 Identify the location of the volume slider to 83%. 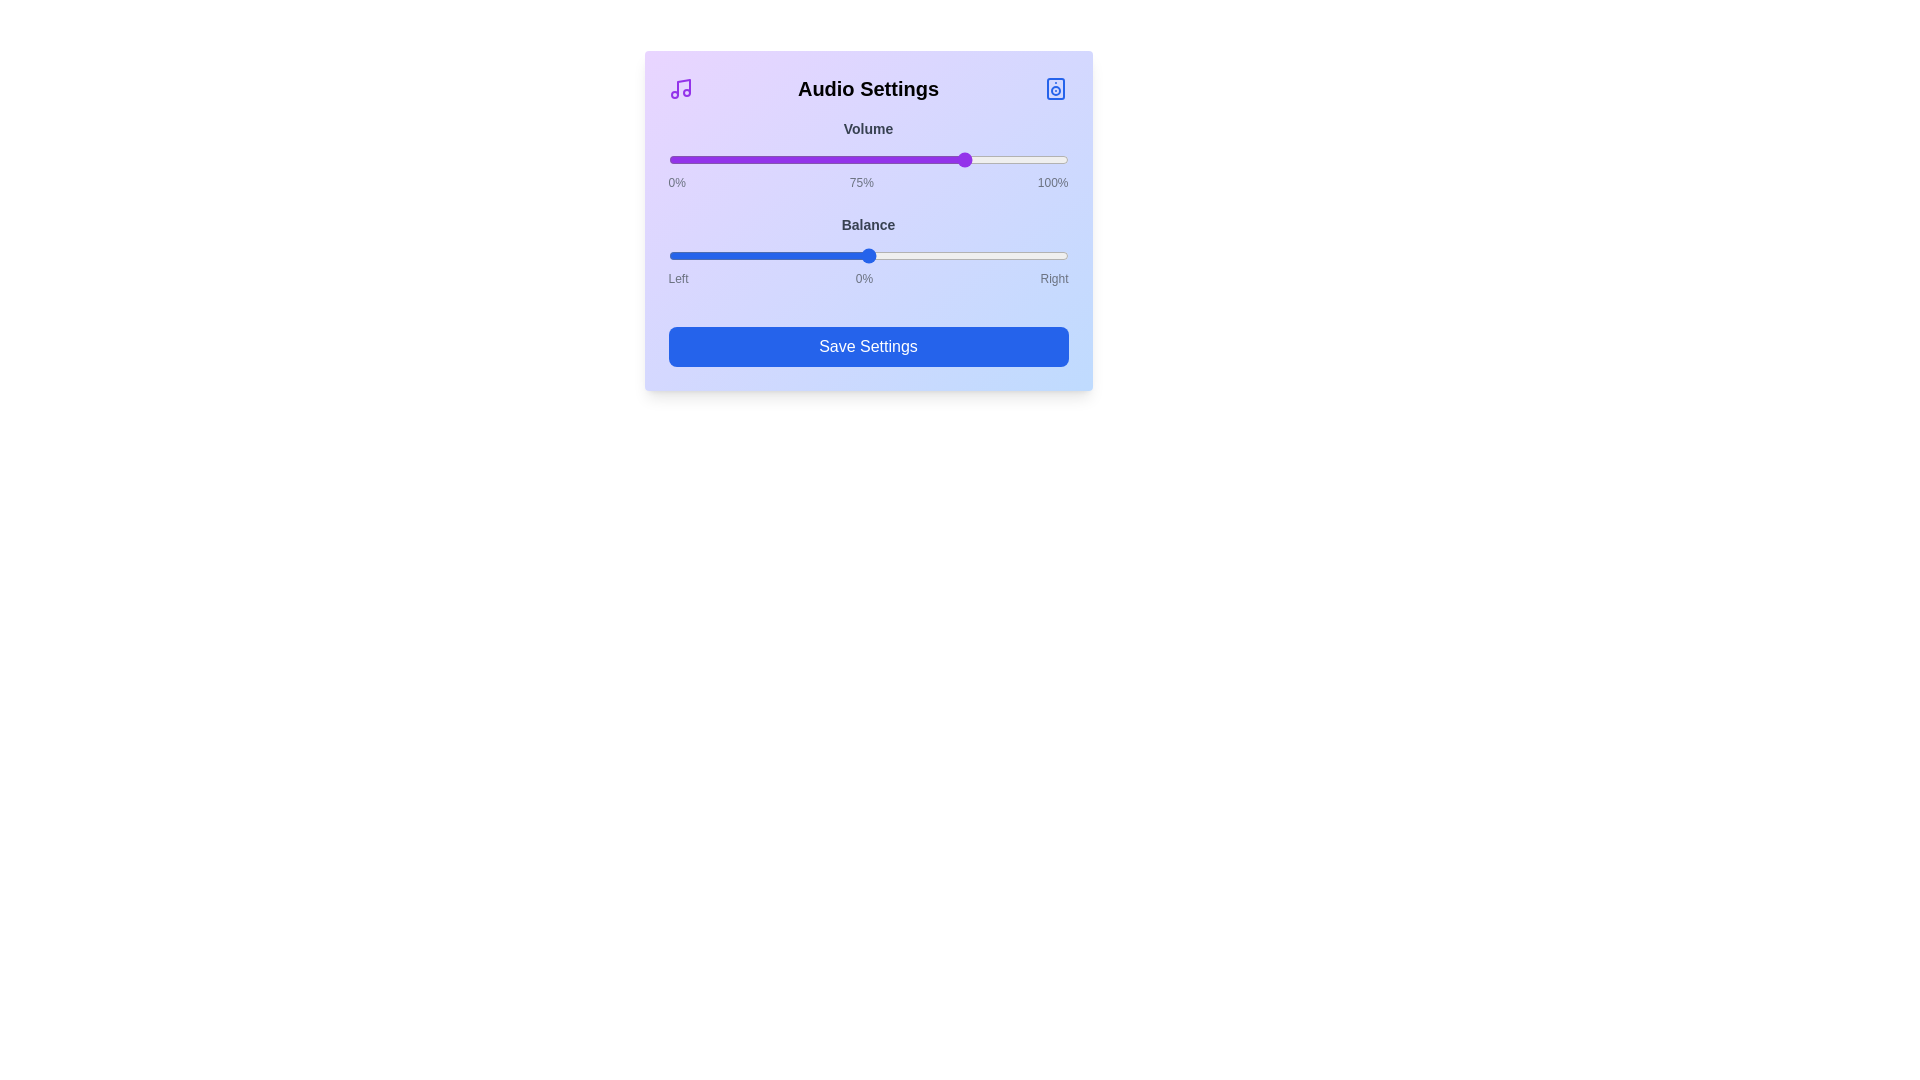
(1000, 158).